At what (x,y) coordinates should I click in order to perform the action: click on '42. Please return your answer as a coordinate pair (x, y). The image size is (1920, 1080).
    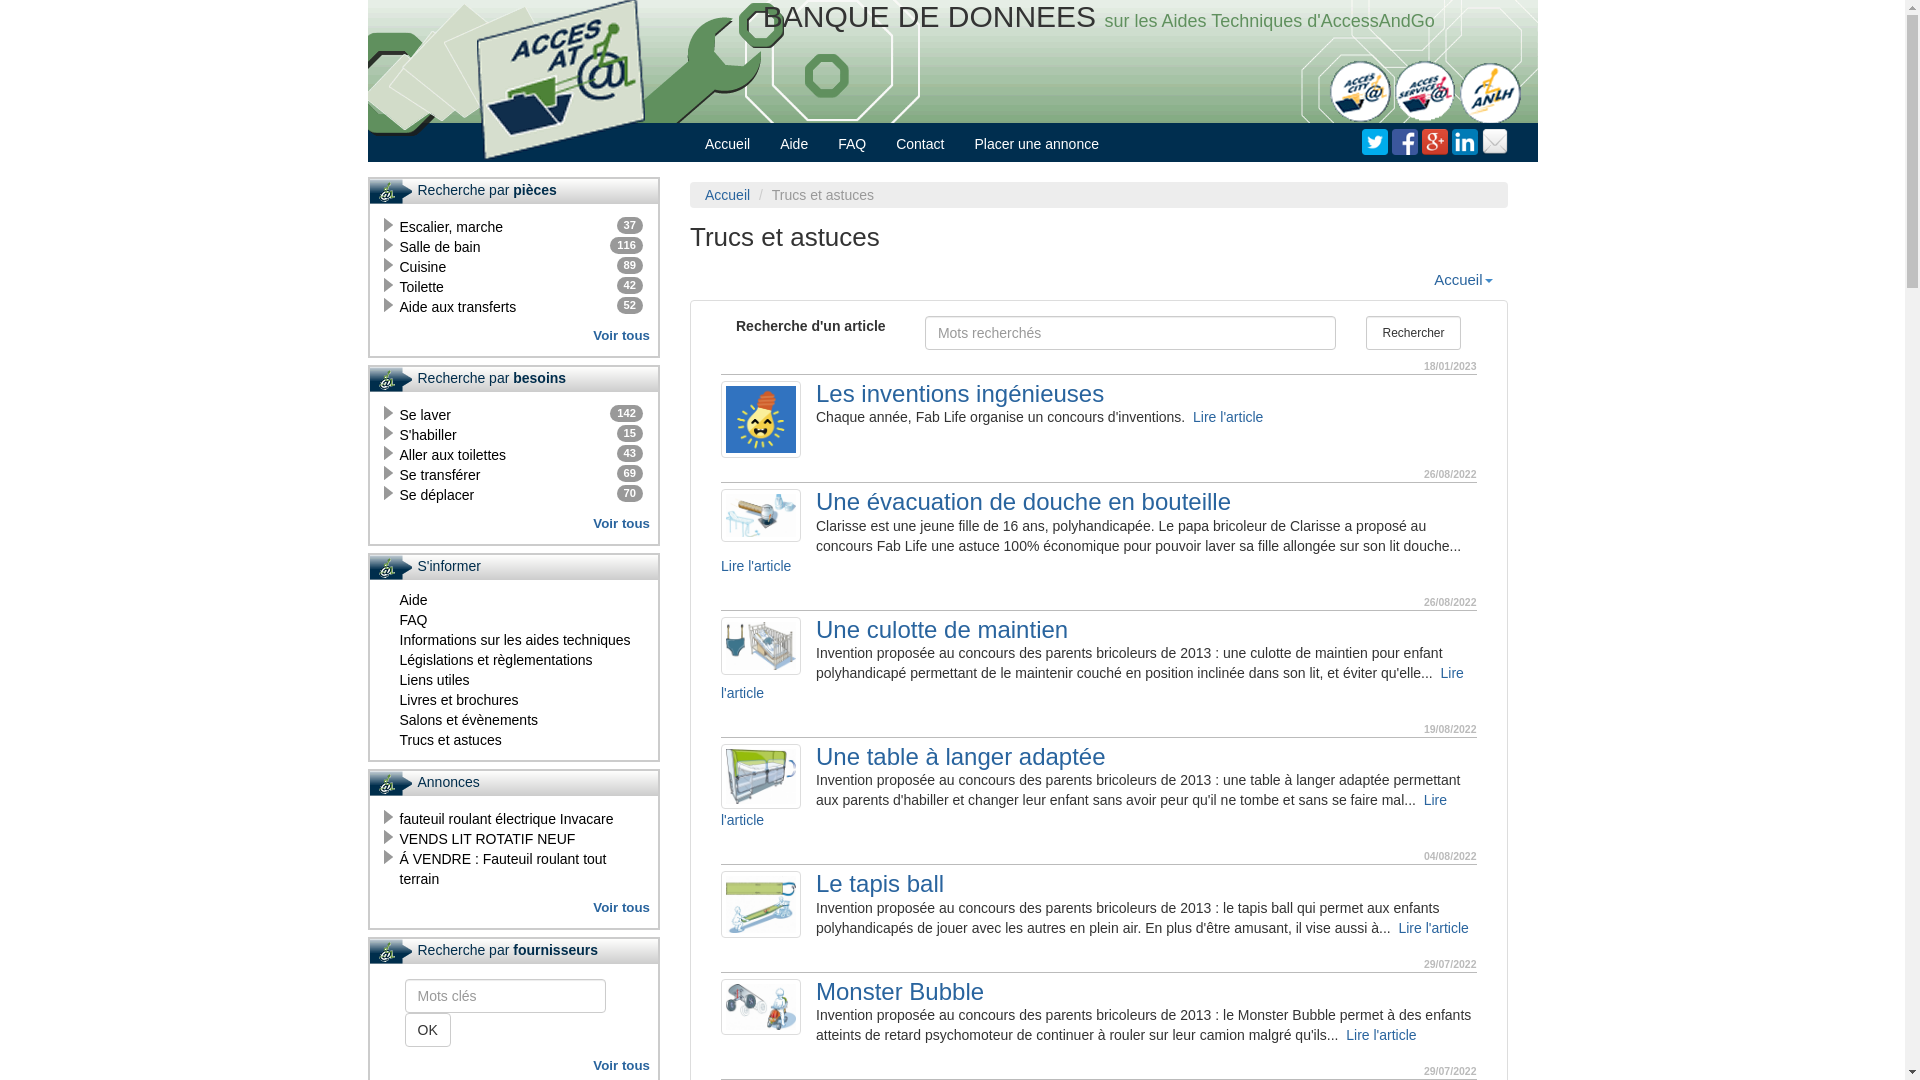
    Looking at the image, I should click on (421, 286).